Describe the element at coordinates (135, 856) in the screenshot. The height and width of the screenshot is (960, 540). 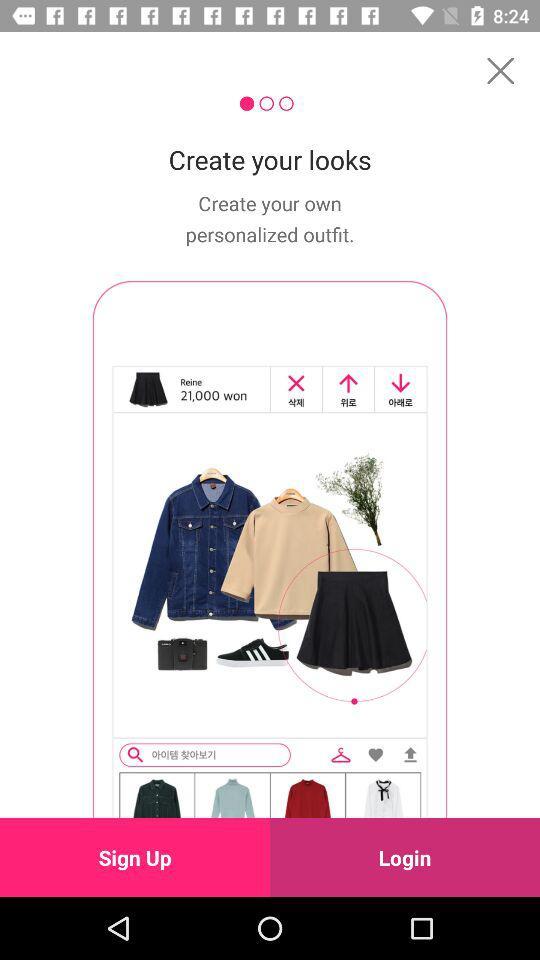
I see `icon at the bottom left corner` at that location.